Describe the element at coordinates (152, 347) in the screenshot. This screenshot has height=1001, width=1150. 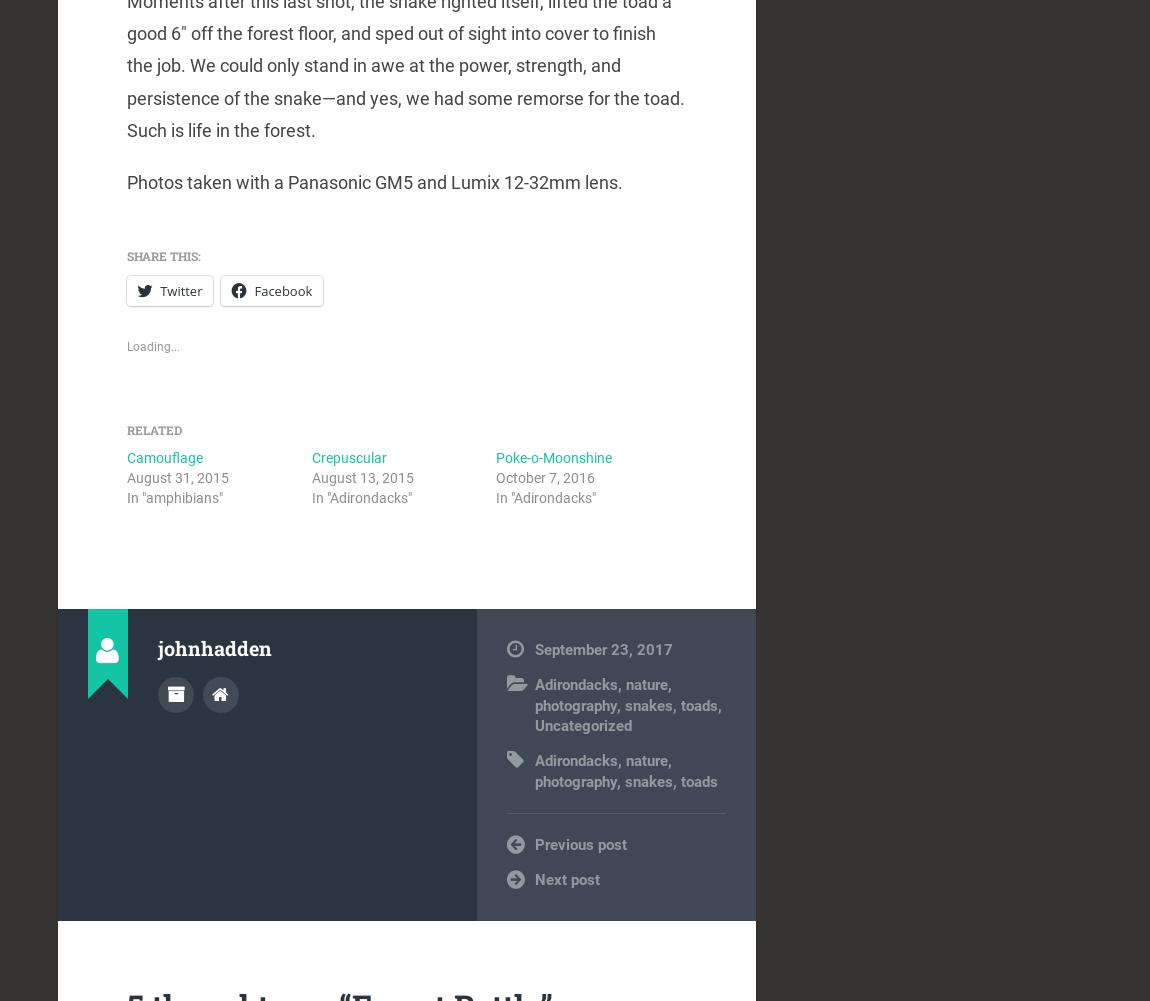
I see `'Loading...'` at that location.